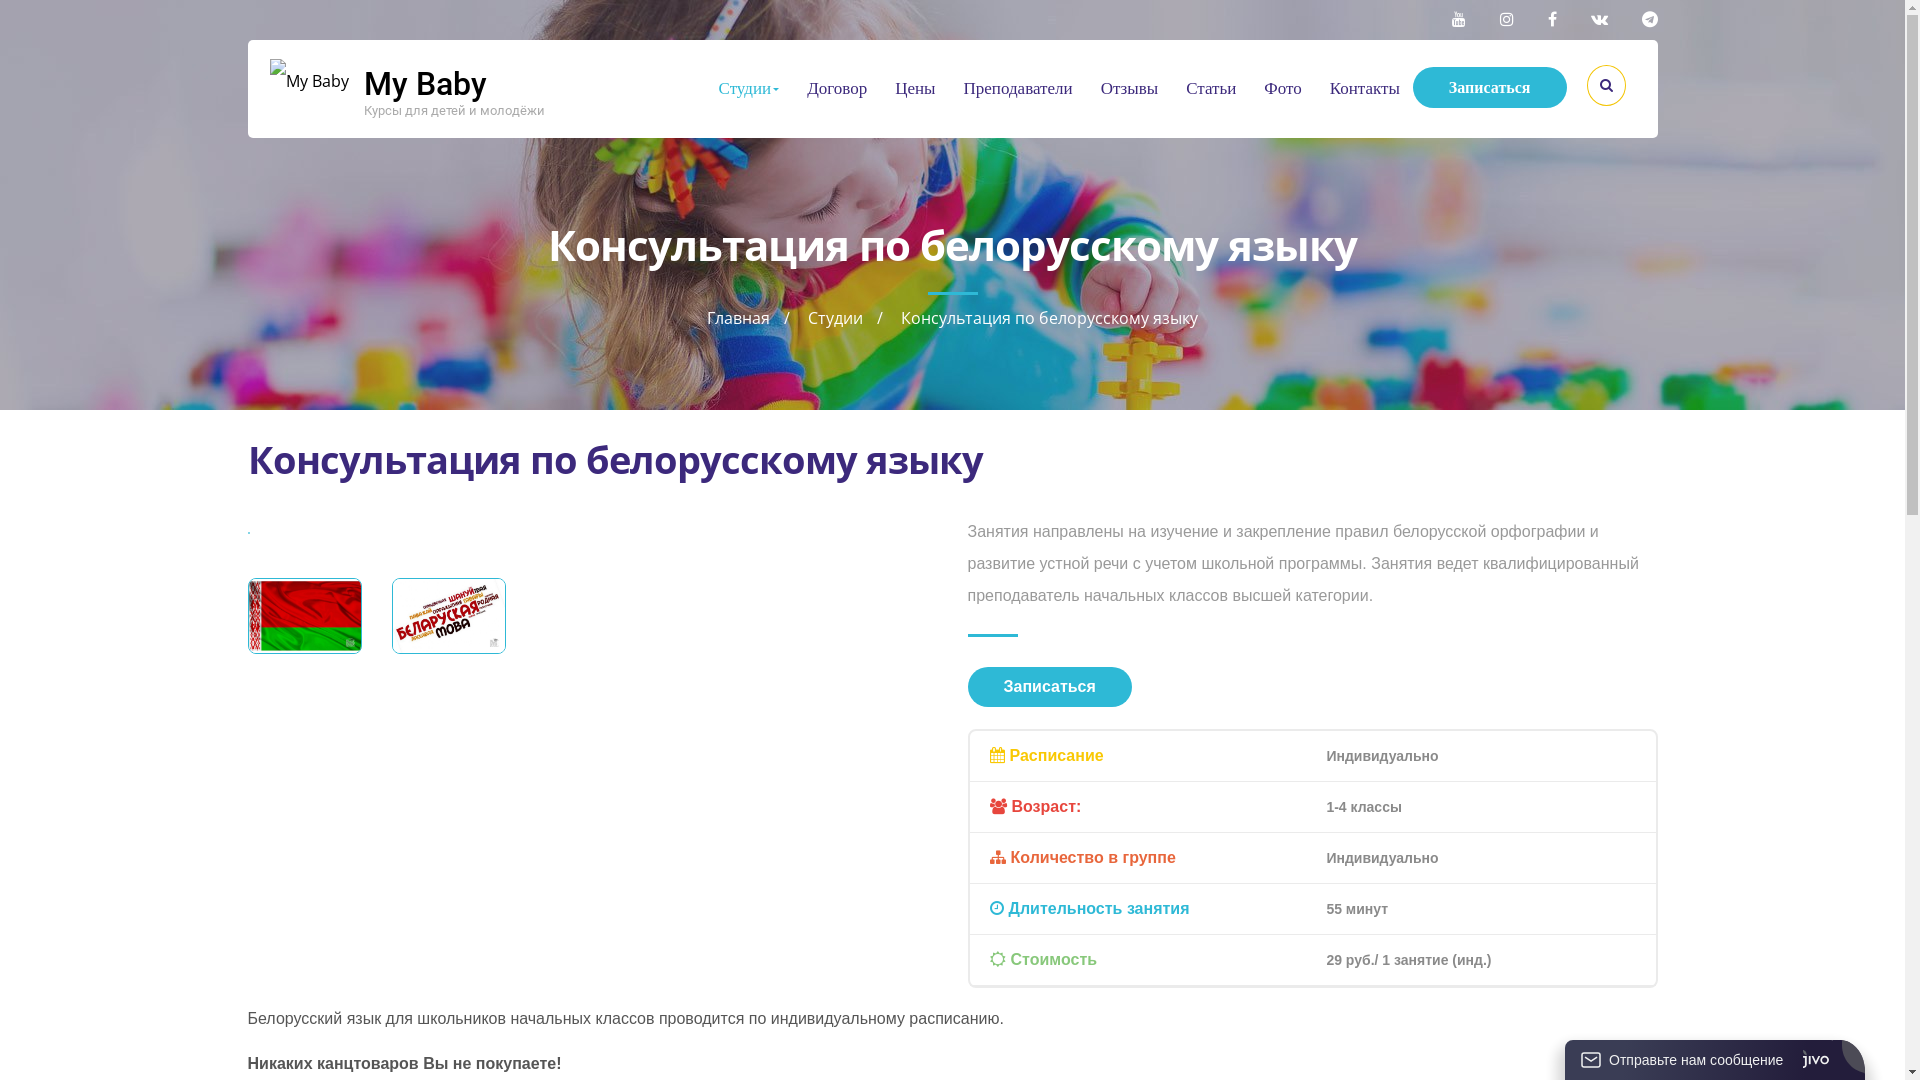 The image size is (1920, 1080). Describe the element at coordinates (424, 83) in the screenshot. I see `'My Baby'` at that location.